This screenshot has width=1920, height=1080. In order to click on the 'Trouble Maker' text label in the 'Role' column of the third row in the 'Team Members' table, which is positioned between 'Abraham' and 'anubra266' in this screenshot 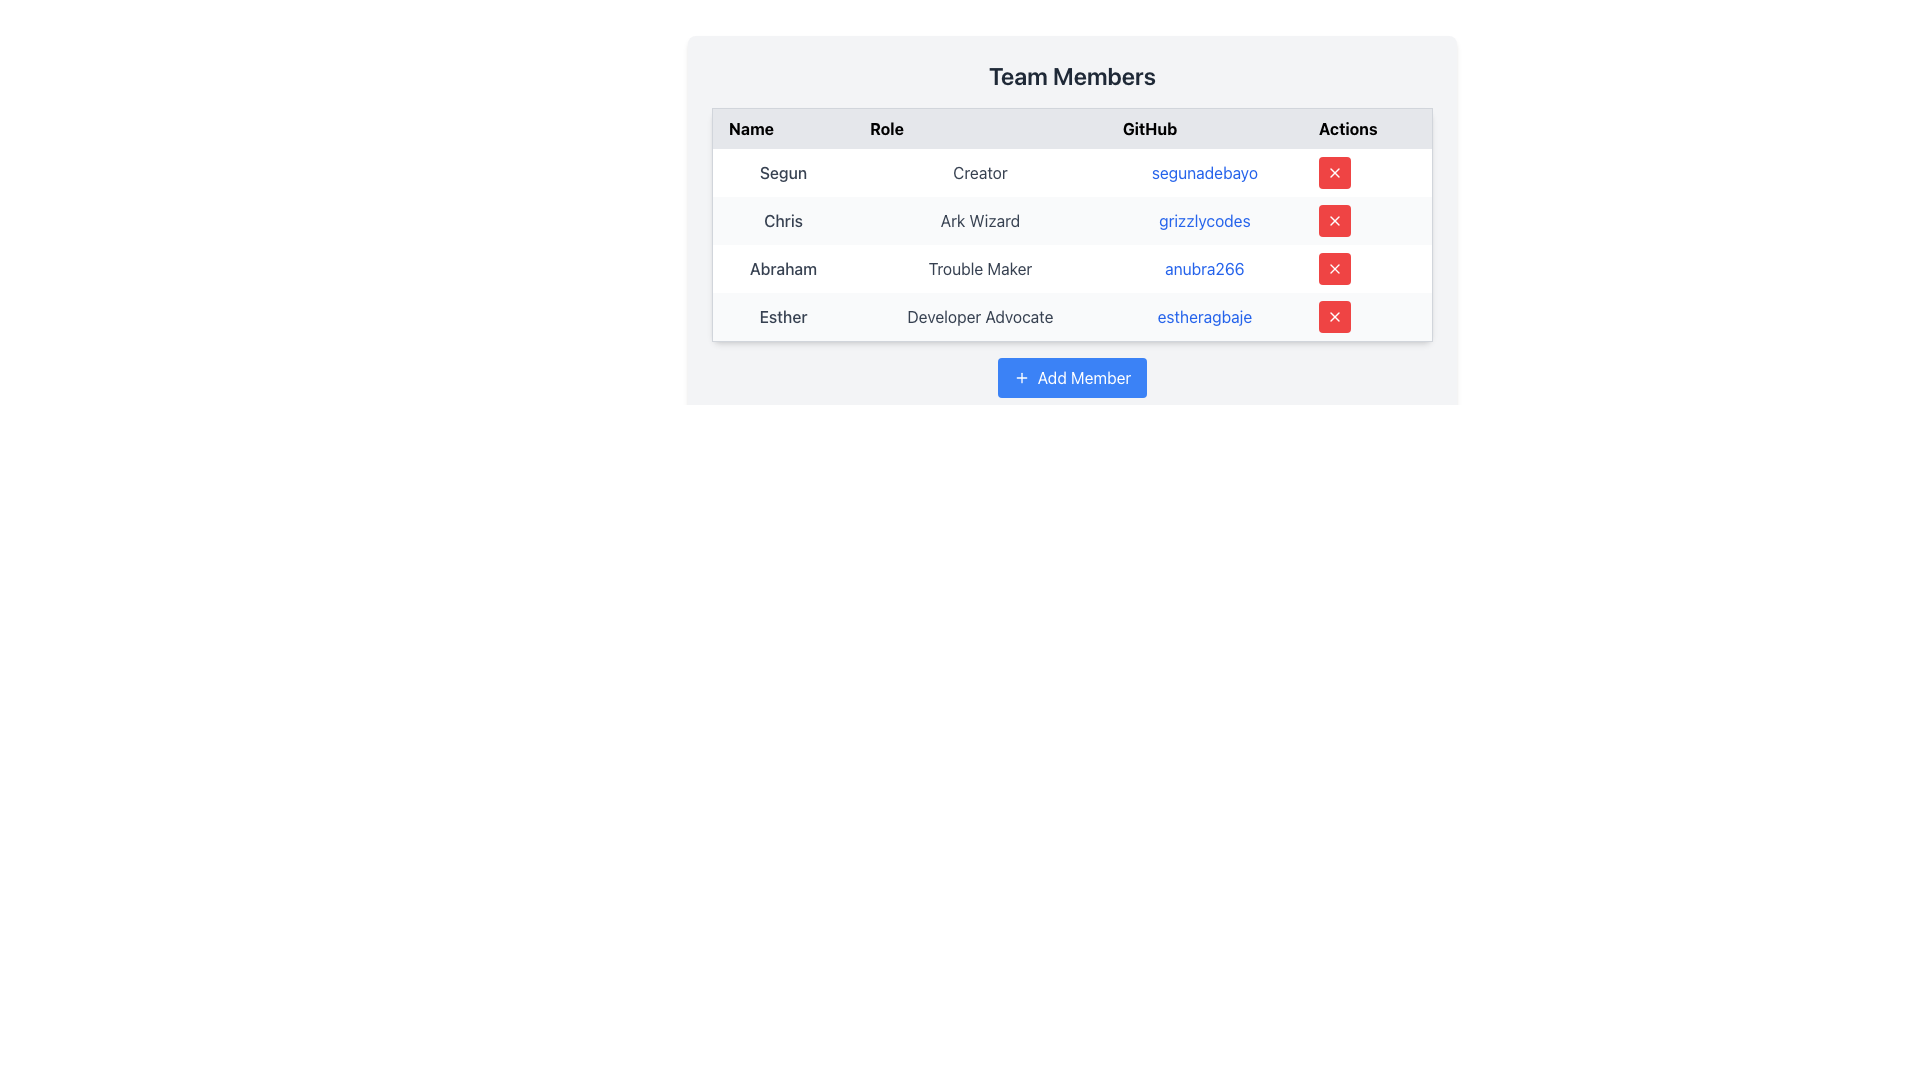, I will do `click(980, 268)`.